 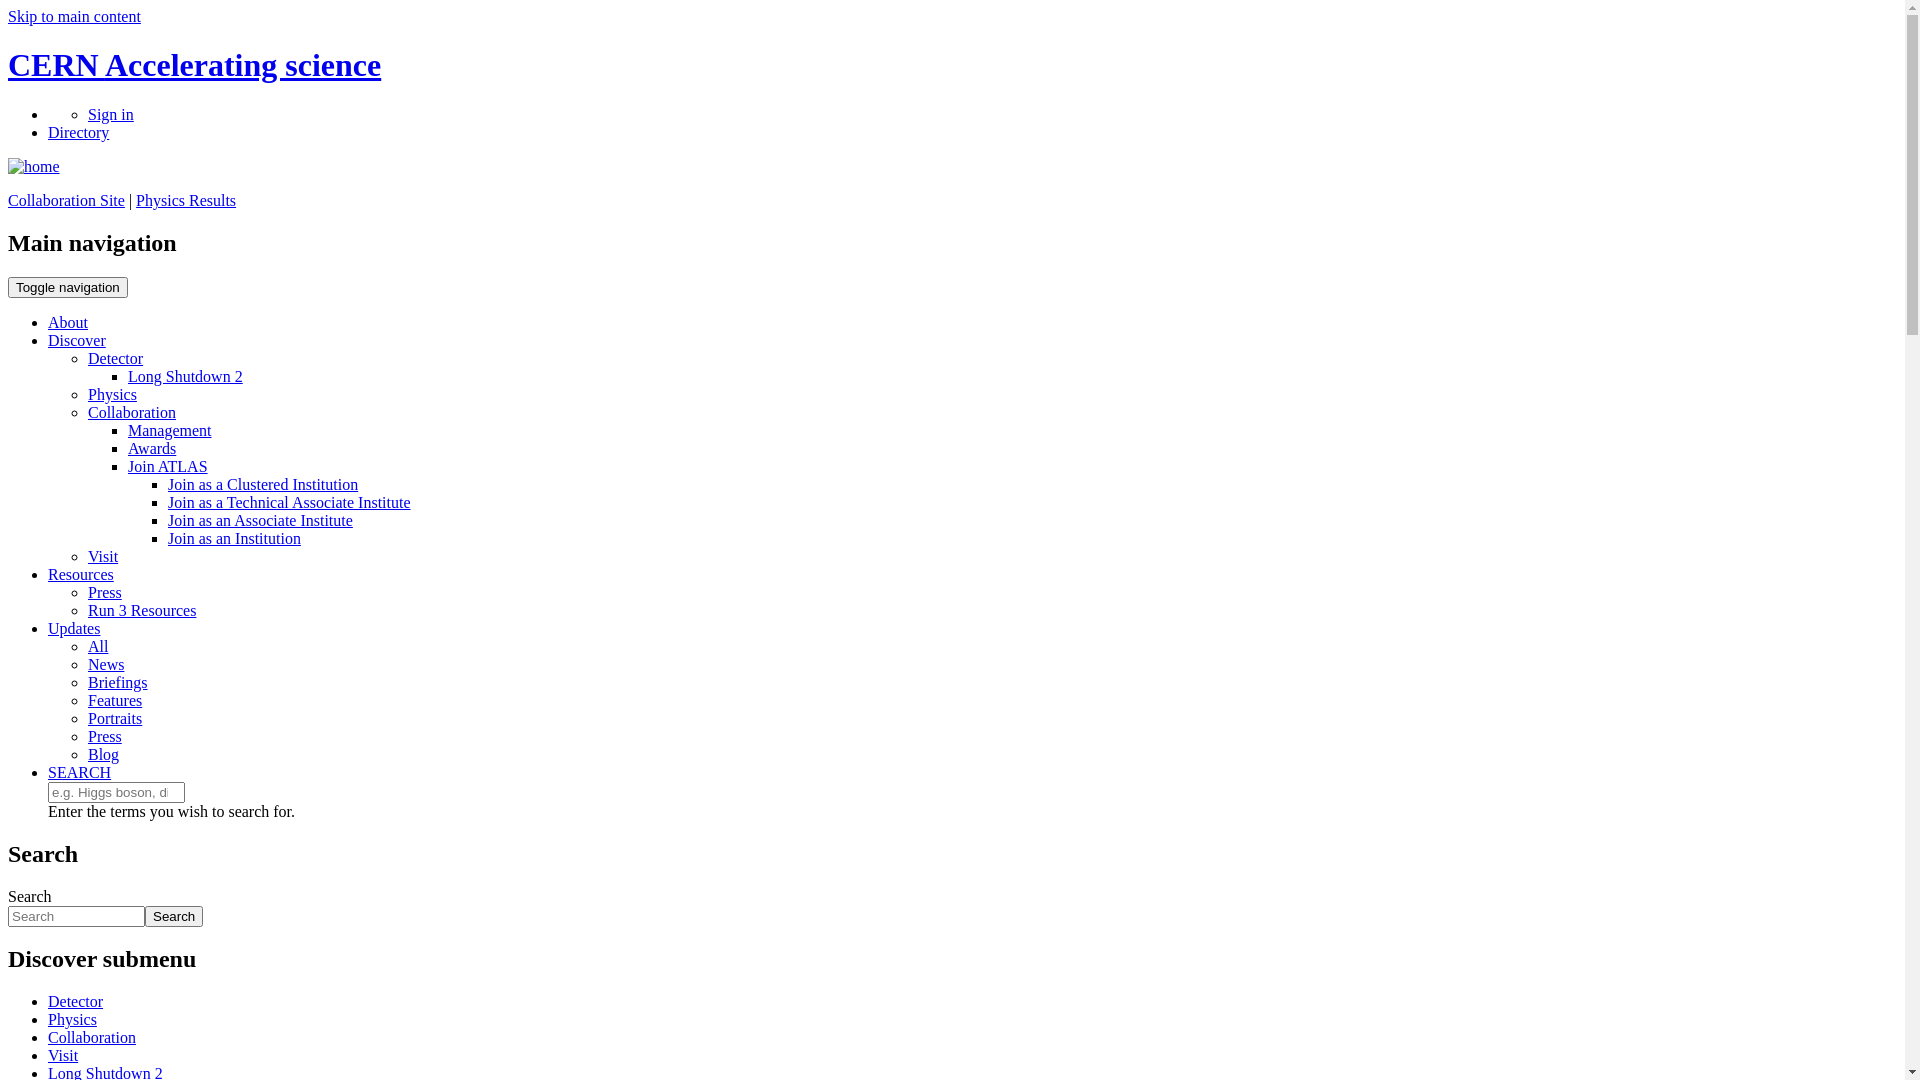 What do you see at coordinates (117, 681) in the screenshot?
I see `'Briefings'` at bounding box center [117, 681].